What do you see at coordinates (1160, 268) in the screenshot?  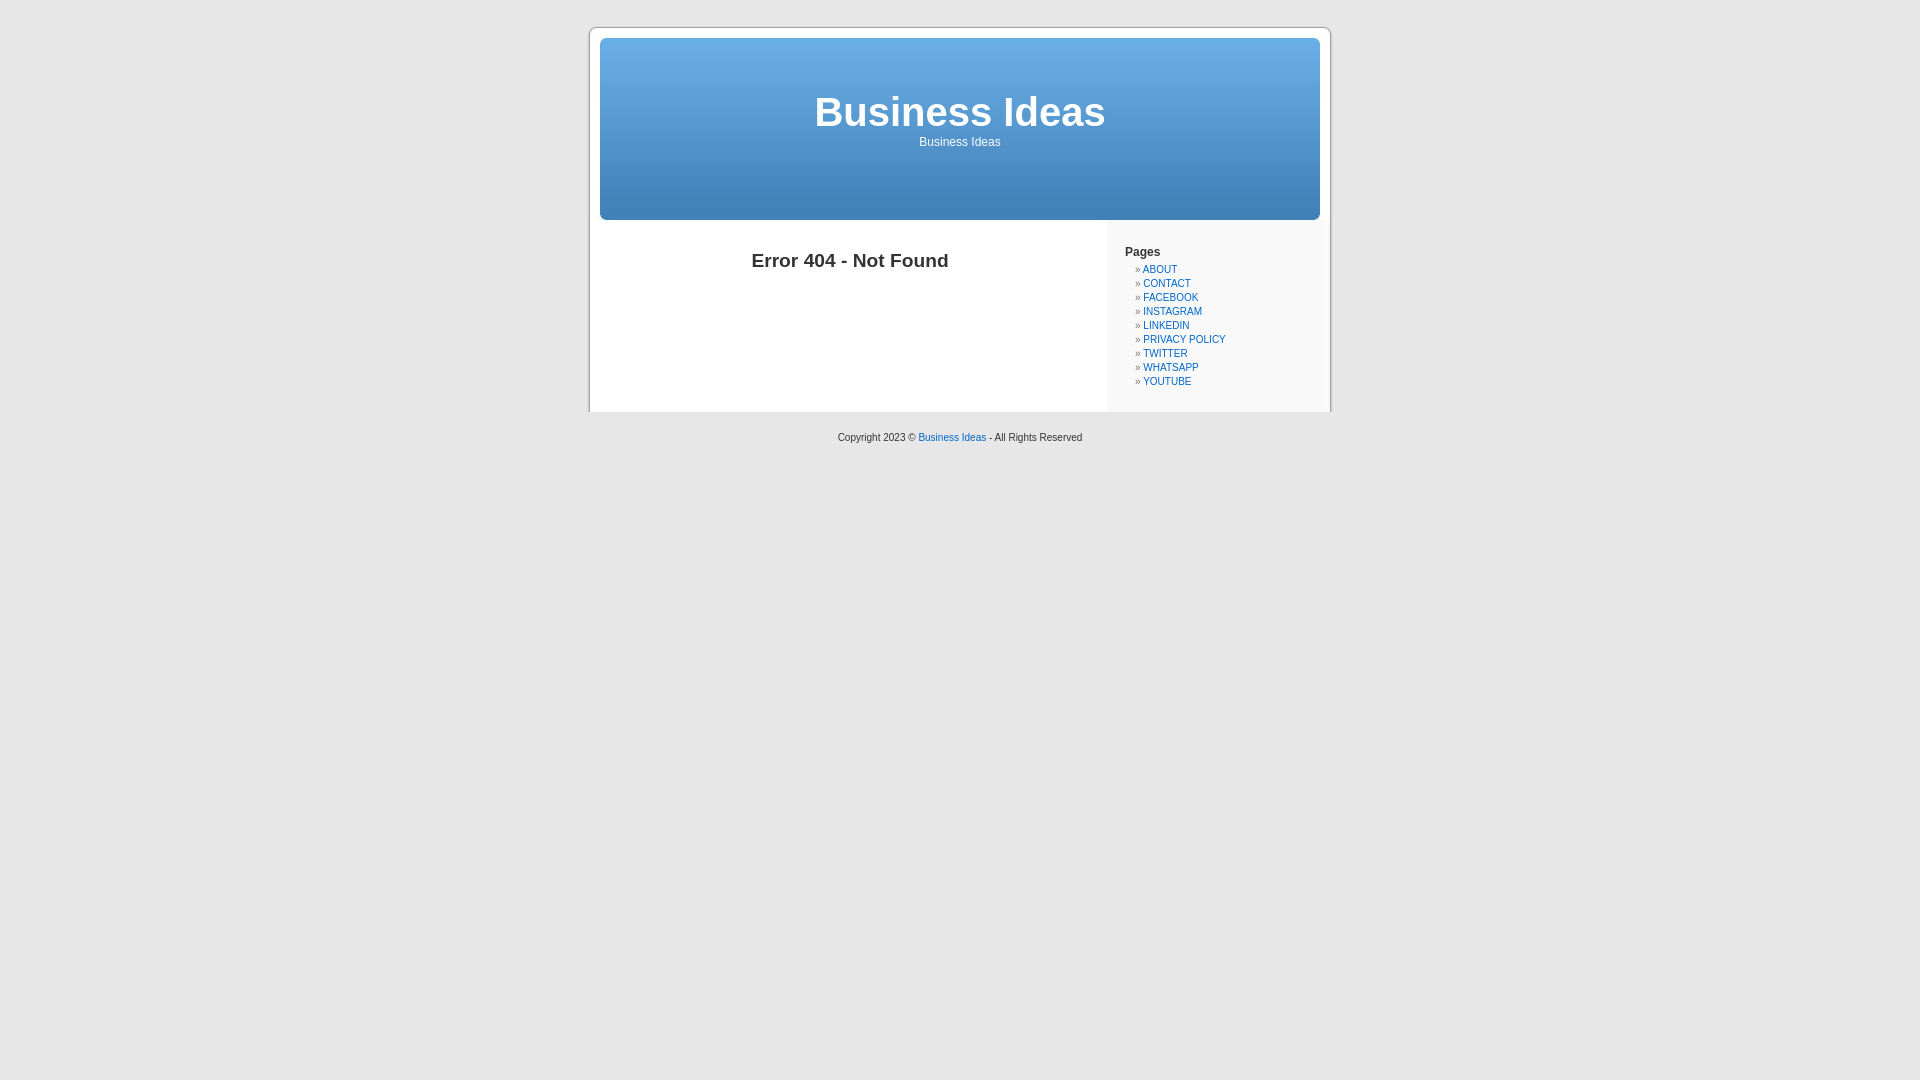 I see `'ABOUT'` at bounding box center [1160, 268].